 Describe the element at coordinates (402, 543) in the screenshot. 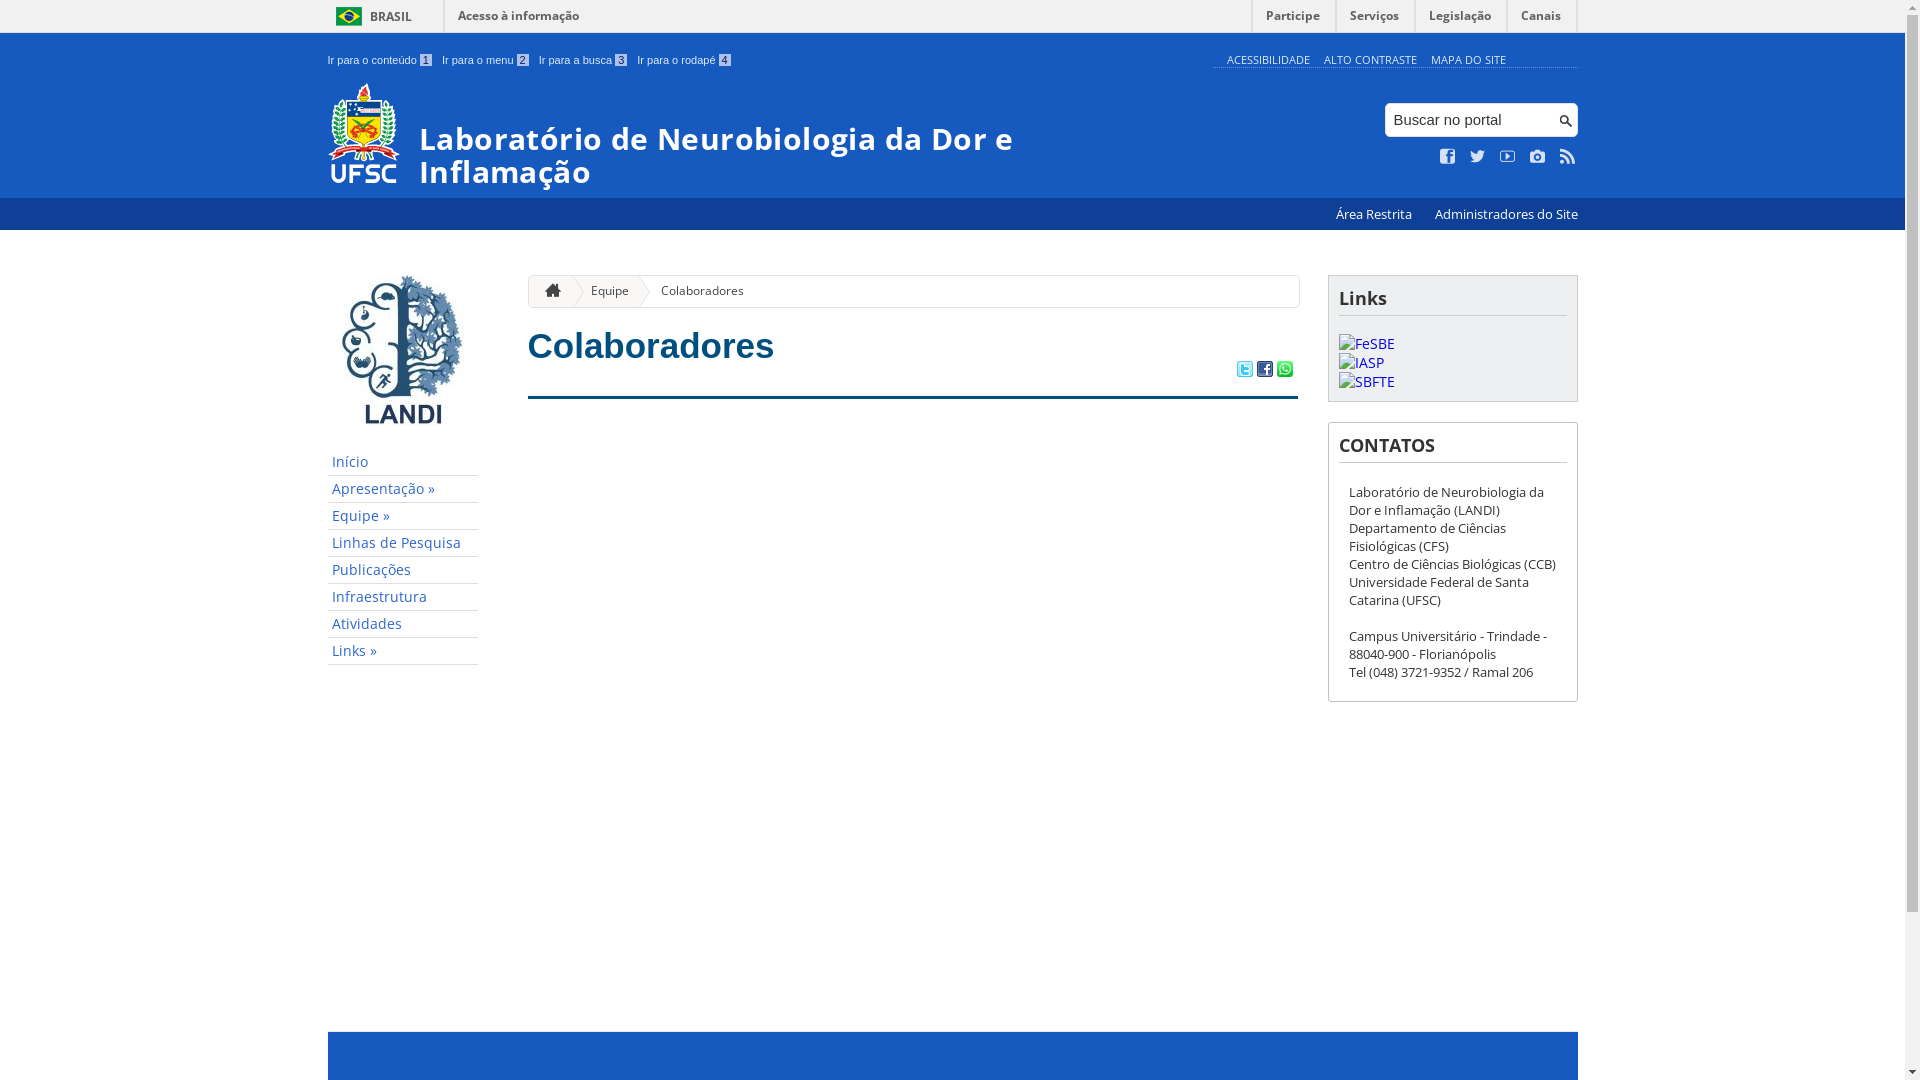

I see `'Linhas de Pesquisa'` at that location.